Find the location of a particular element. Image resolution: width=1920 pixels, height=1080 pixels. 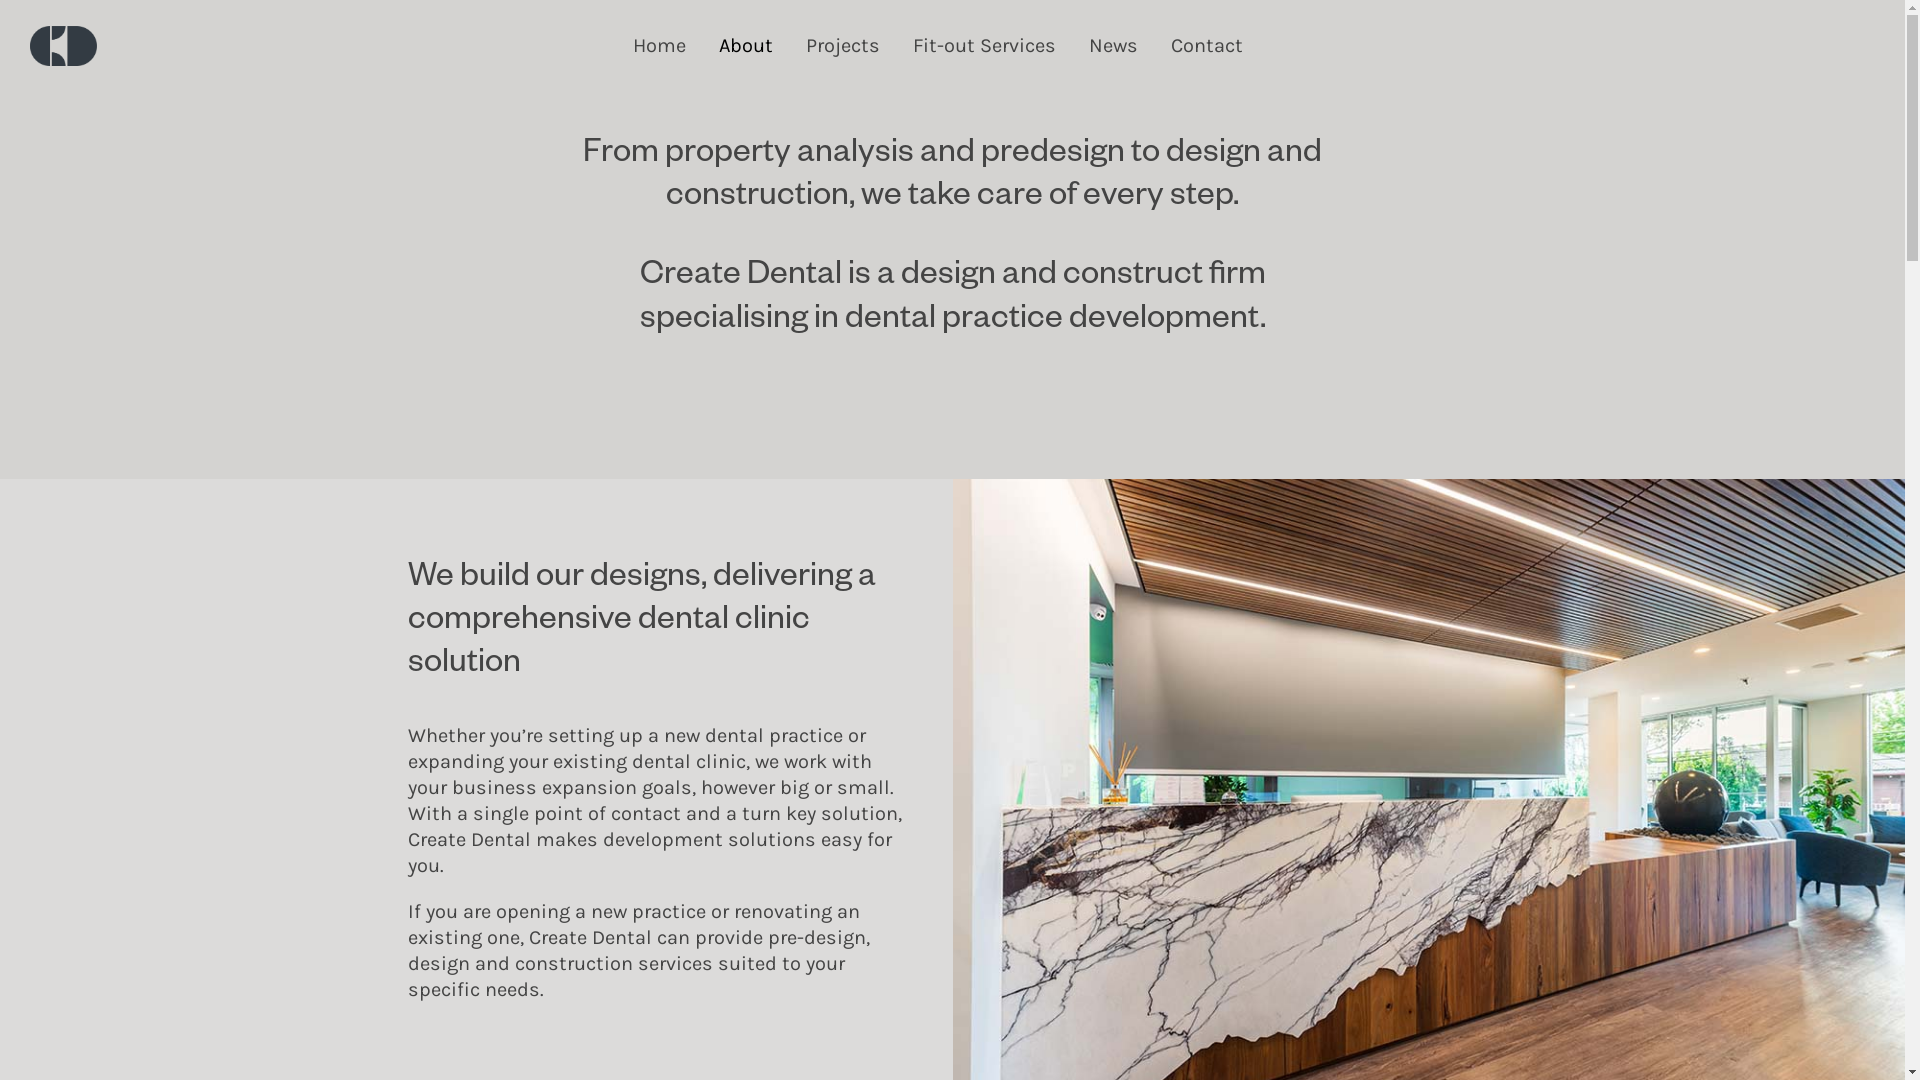

'About' is located at coordinates (743, 45).